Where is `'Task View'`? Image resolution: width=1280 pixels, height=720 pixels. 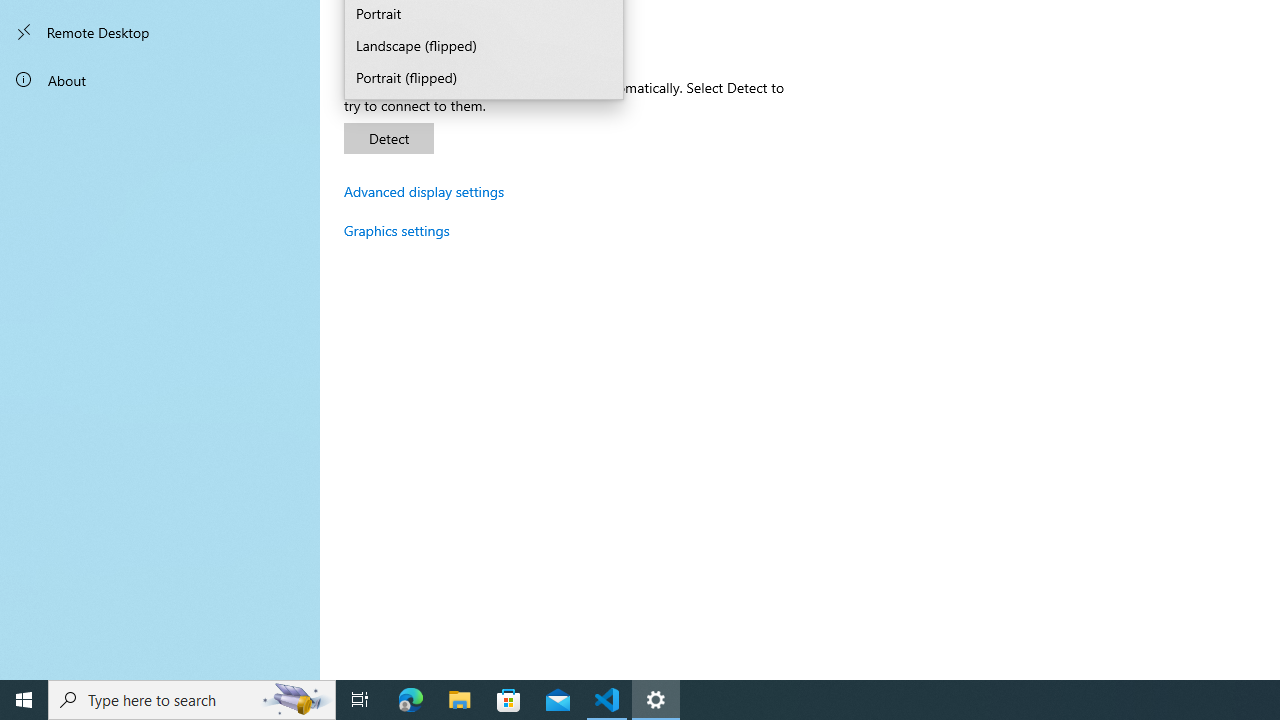
'Task View' is located at coordinates (359, 698).